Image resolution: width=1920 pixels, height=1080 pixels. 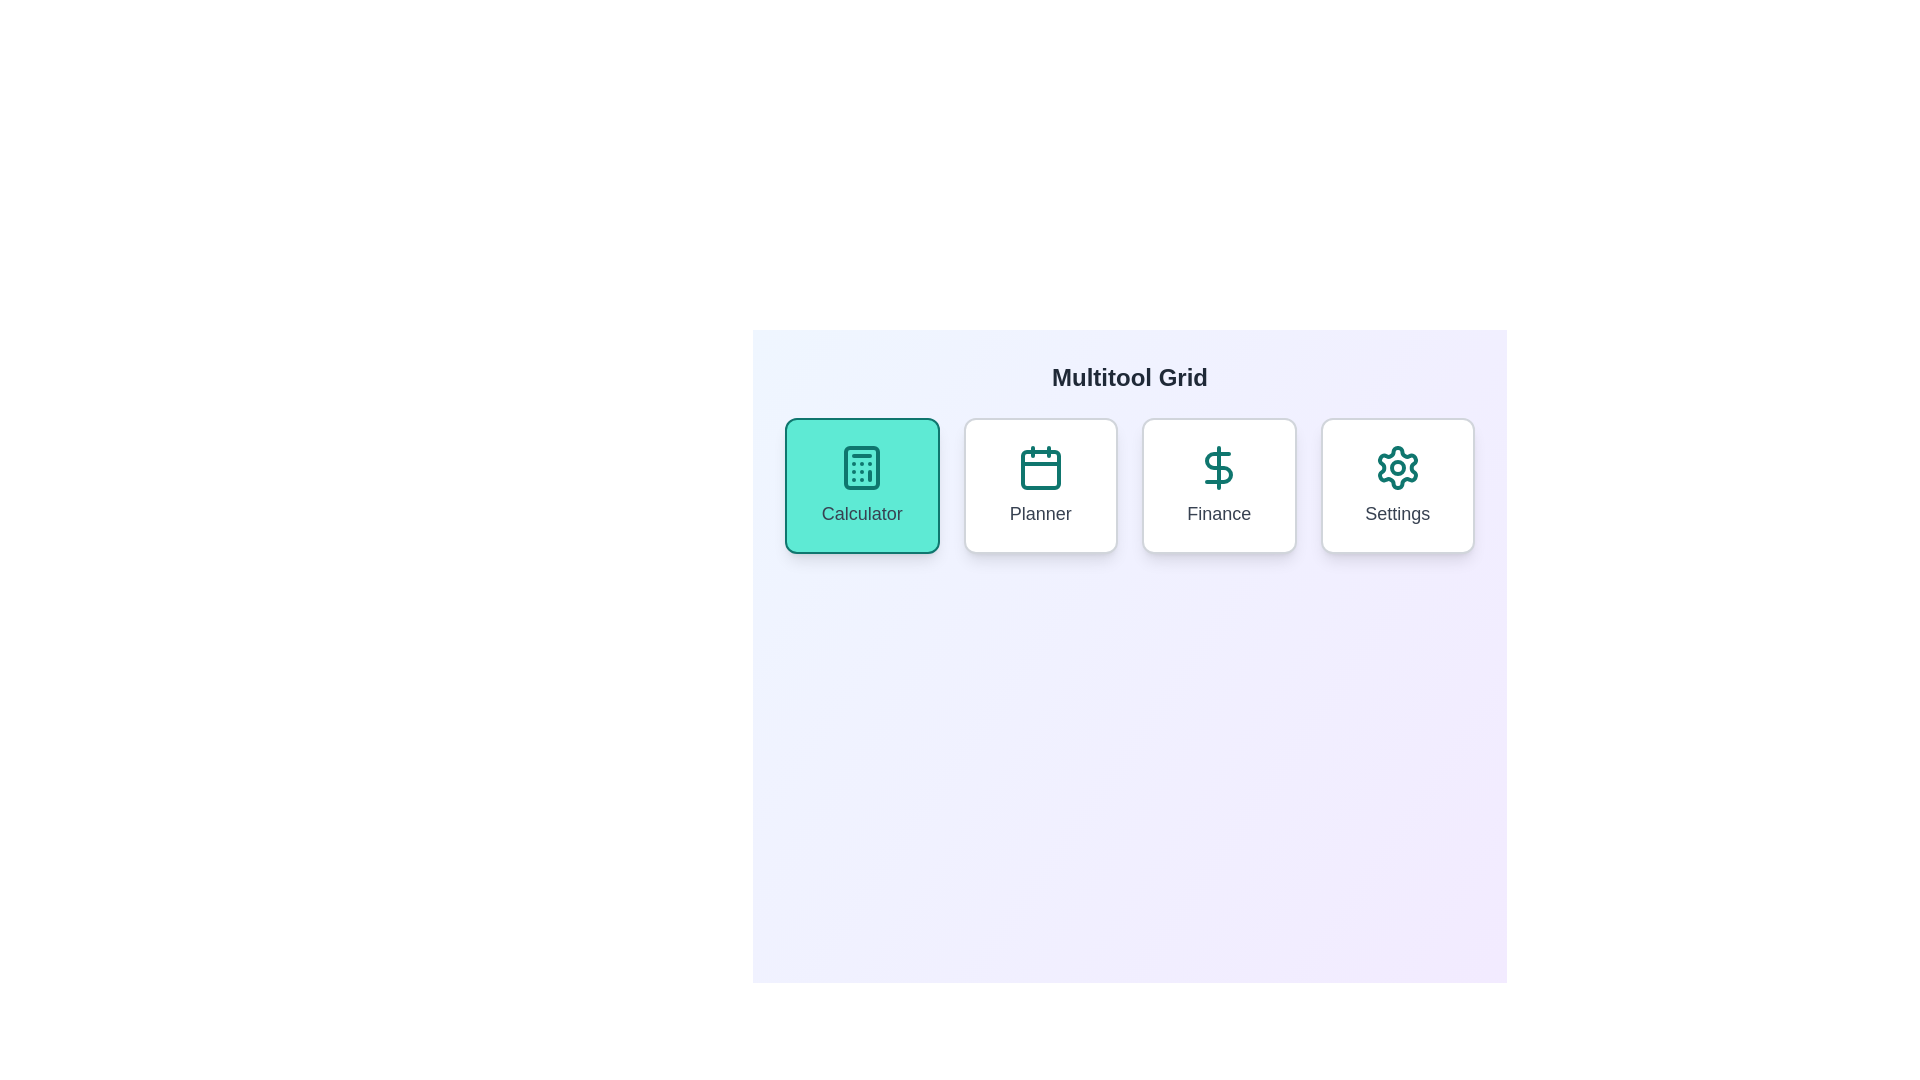 What do you see at coordinates (862, 512) in the screenshot?
I see `the 'Calculator' text label, which is displayed in a medium-sized, bold, gray font, positioned below the calculator icon within a teal-colored card` at bounding box center [862, 512].